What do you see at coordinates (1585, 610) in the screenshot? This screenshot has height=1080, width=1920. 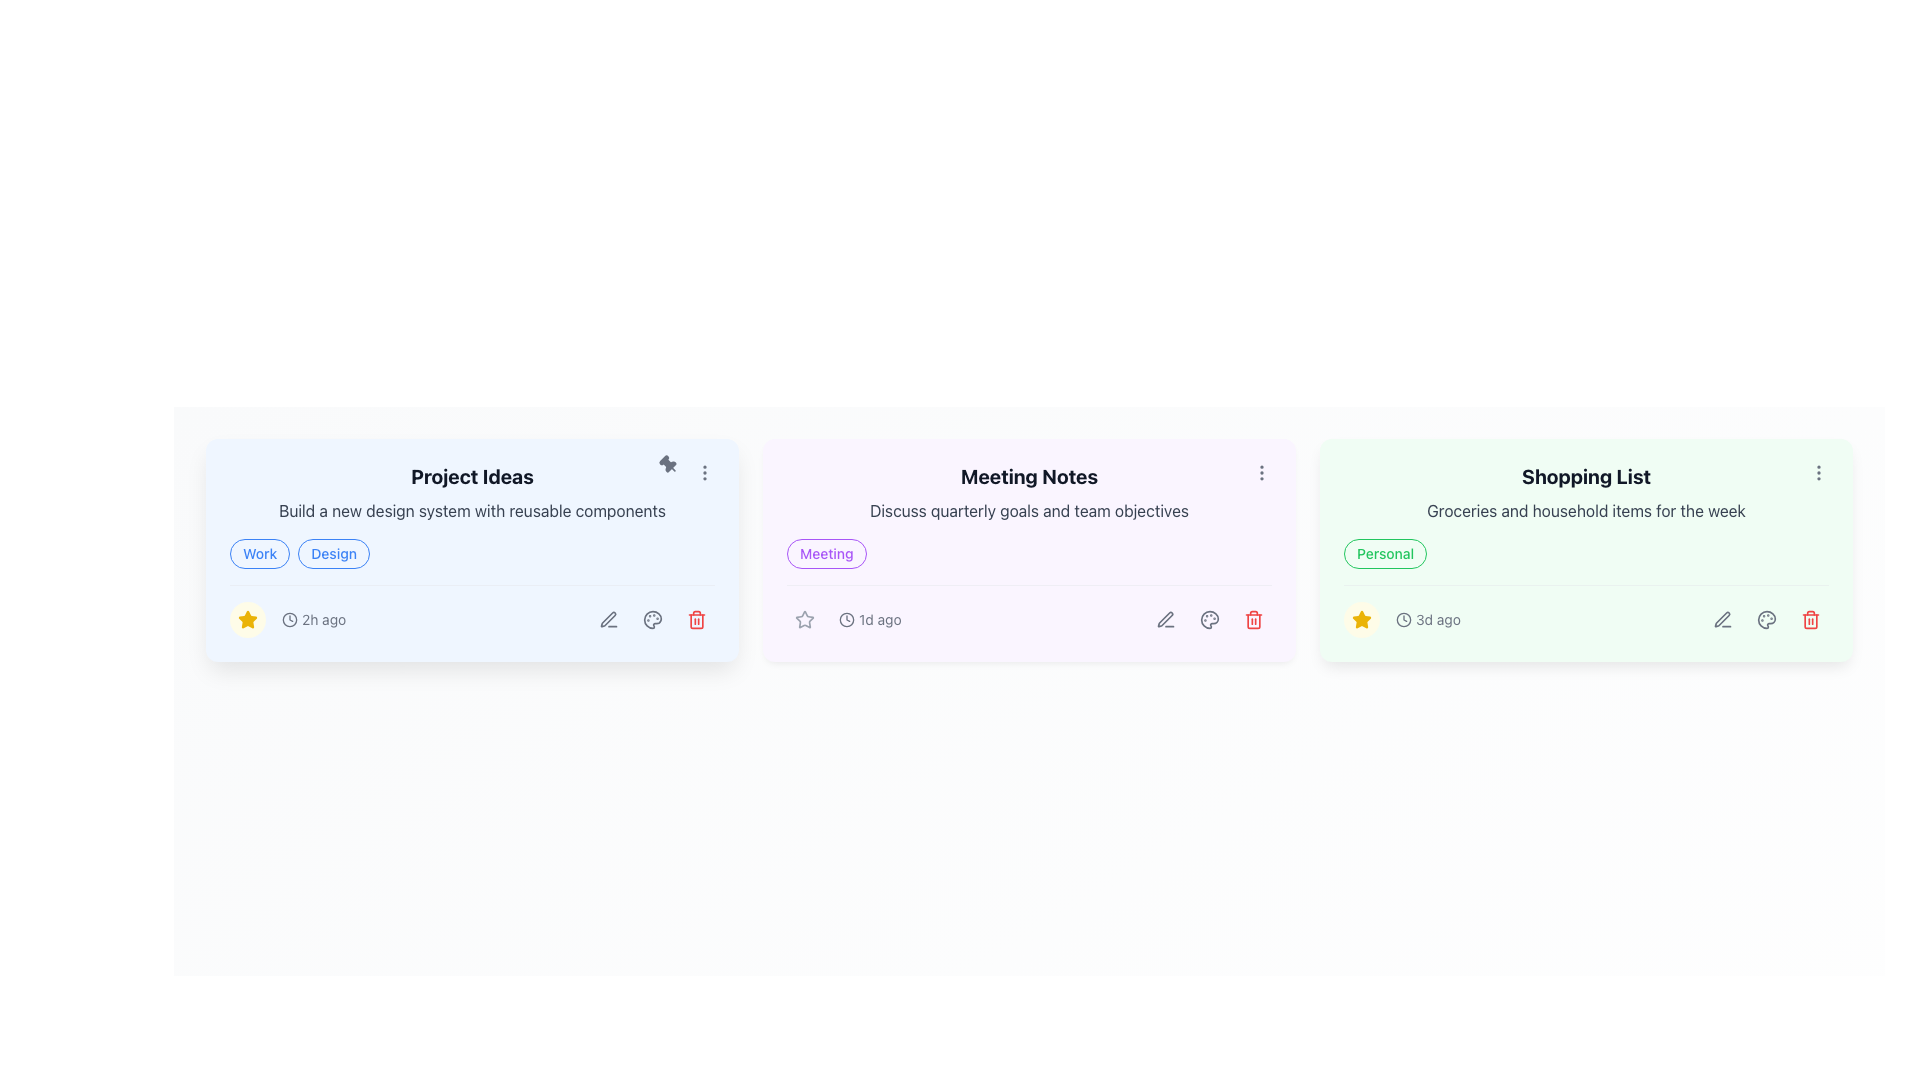 I see `the Decoration or Spacer element located at the central part of the bottom section of the 'Shopping List' card, which acts as a visual divider between the '3d ago' timestamp and the action icons` at bounding box center [1585, 610].